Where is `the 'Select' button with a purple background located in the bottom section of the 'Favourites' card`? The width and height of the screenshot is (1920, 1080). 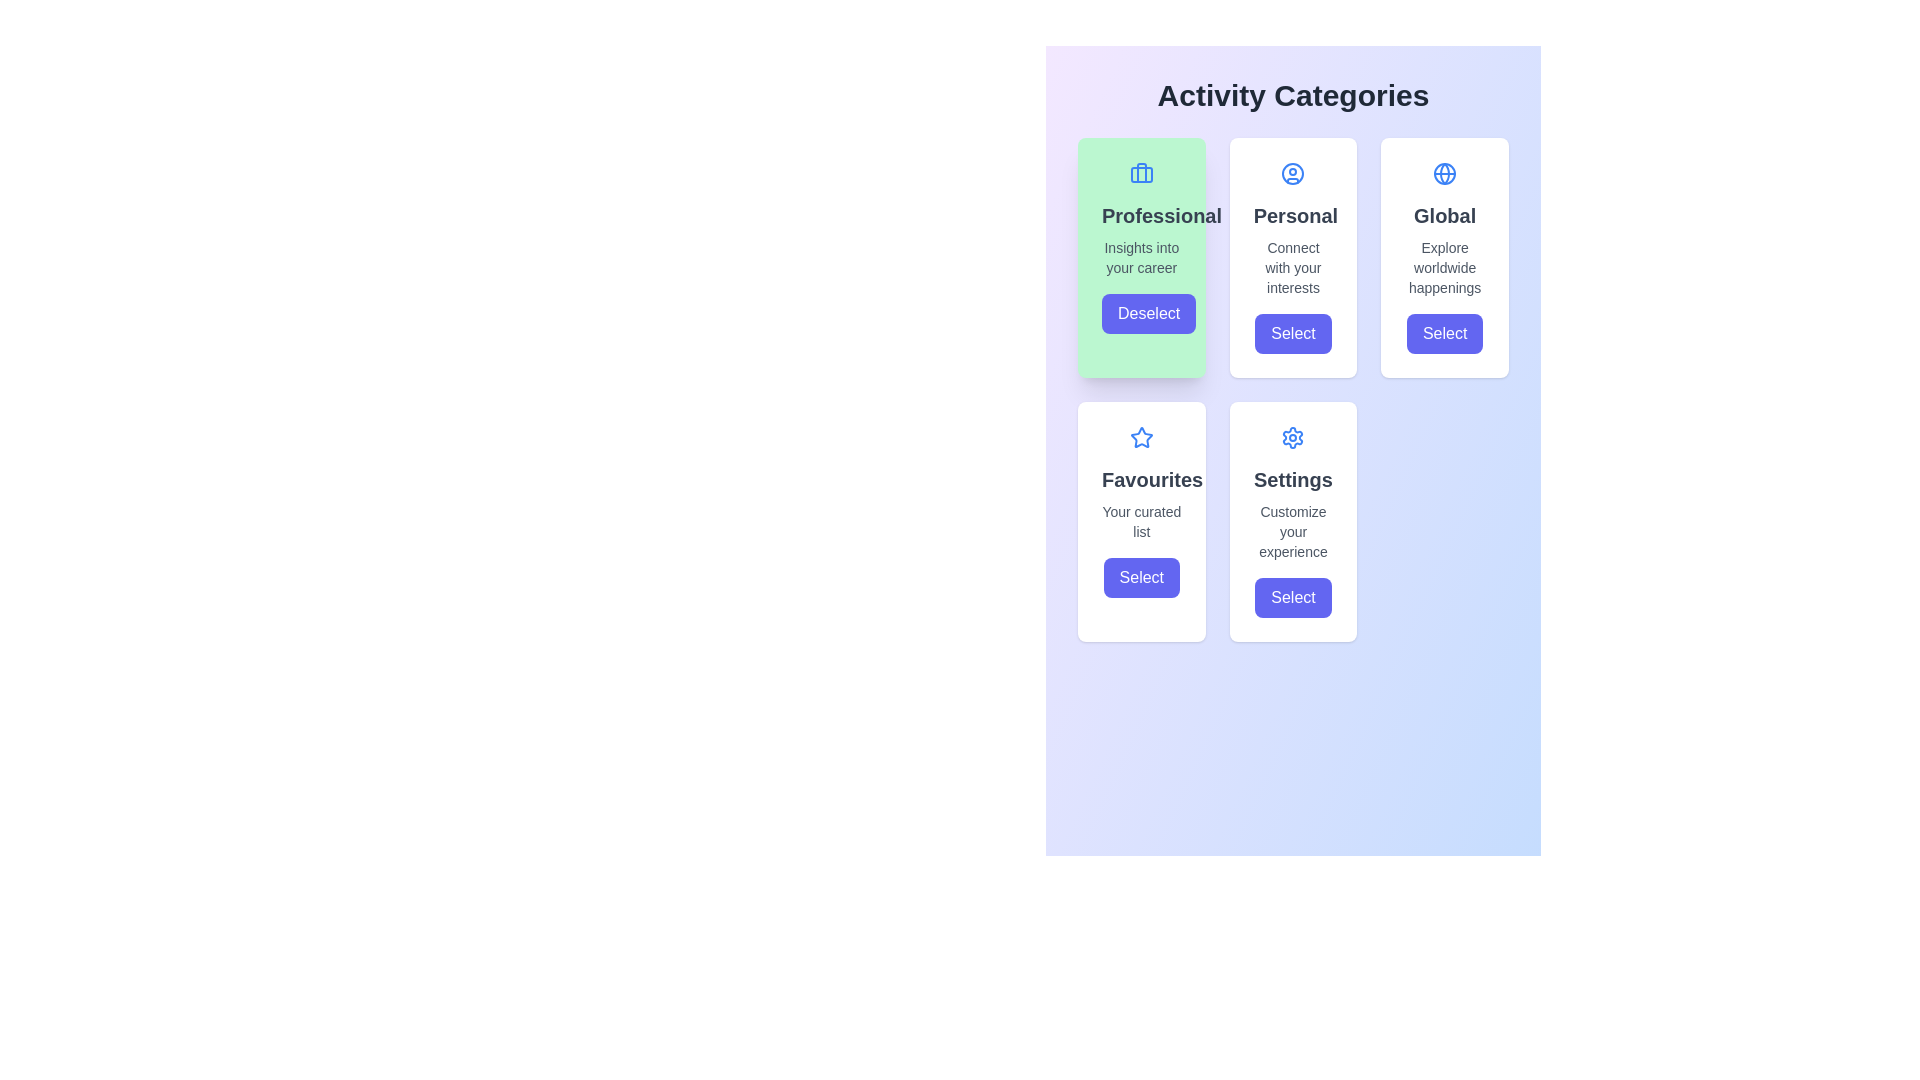
the 'Select' button with a purple background located in the bottom section of the 'Favourites' card is located at coordinates (1141, 578).